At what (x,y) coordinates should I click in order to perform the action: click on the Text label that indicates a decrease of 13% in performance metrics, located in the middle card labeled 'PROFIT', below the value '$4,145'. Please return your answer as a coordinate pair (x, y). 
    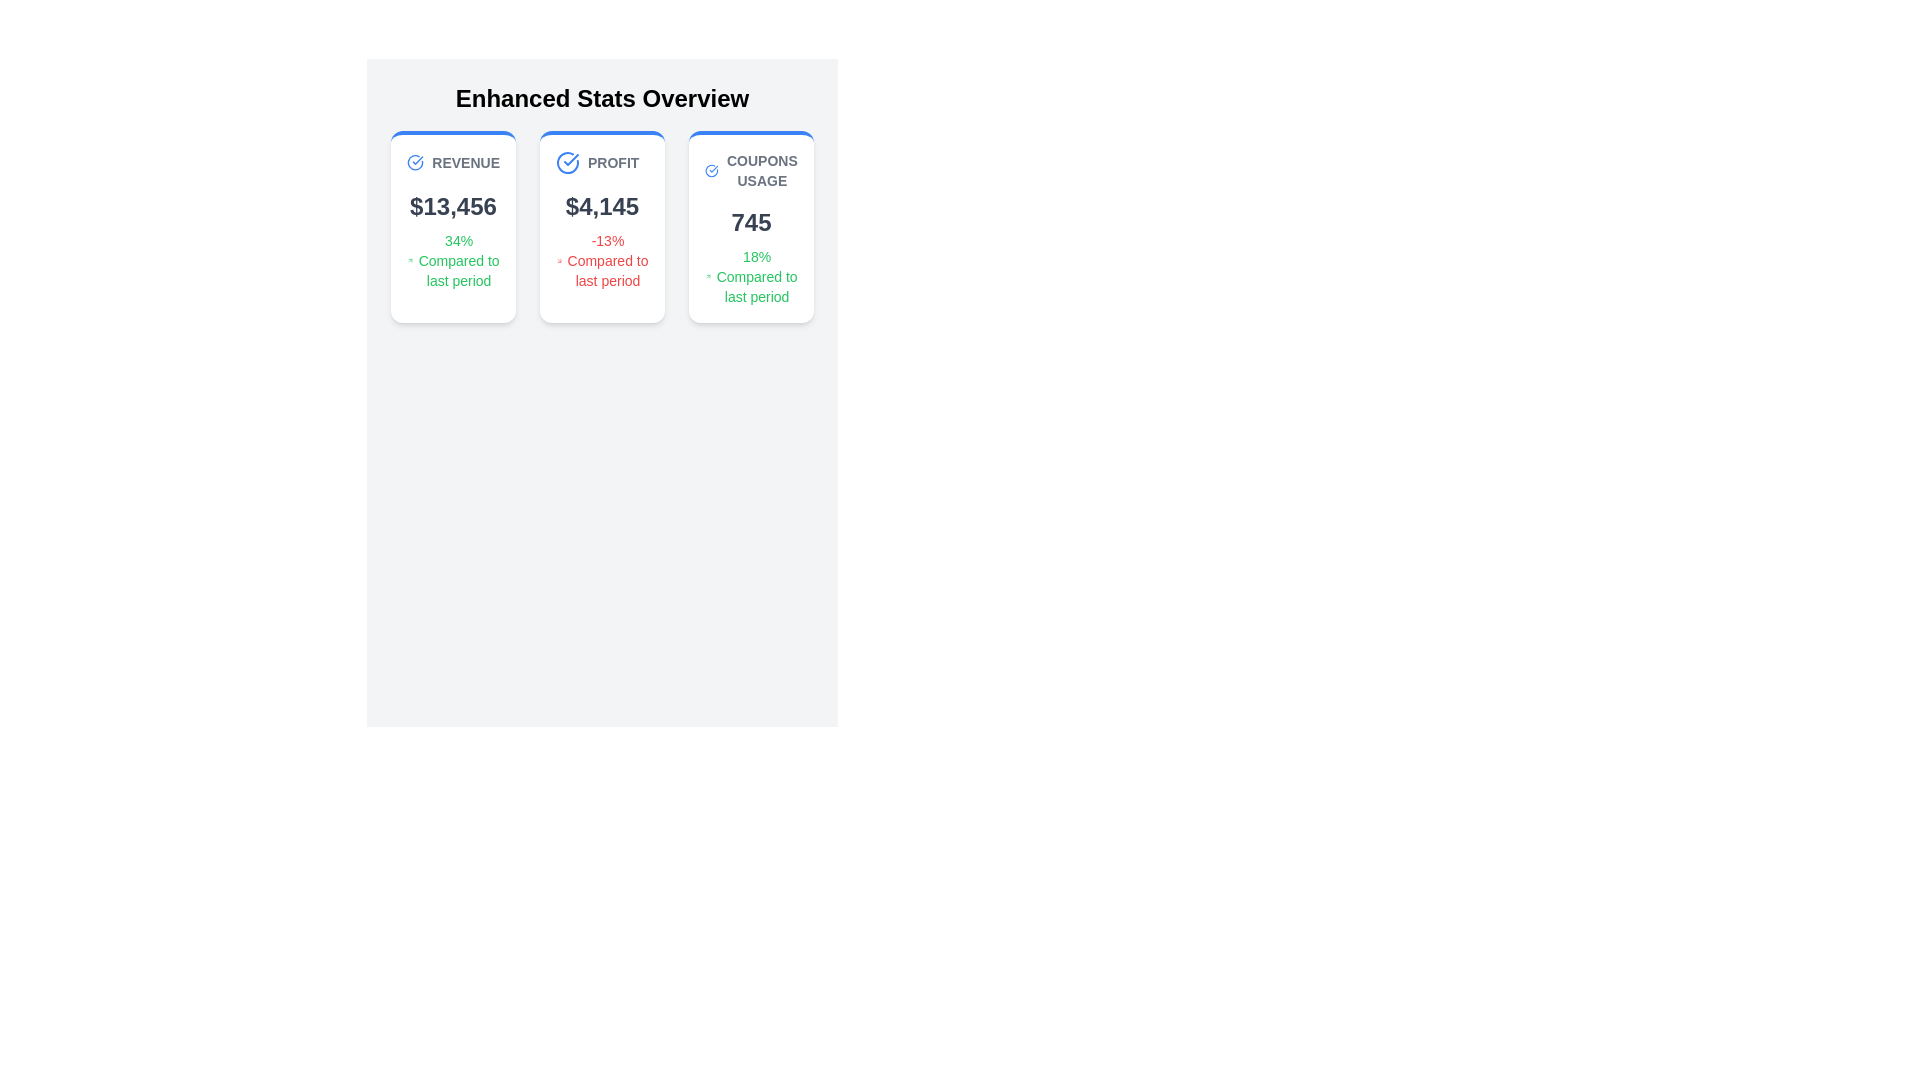
    Looking at the image, I should click on (607, 260).